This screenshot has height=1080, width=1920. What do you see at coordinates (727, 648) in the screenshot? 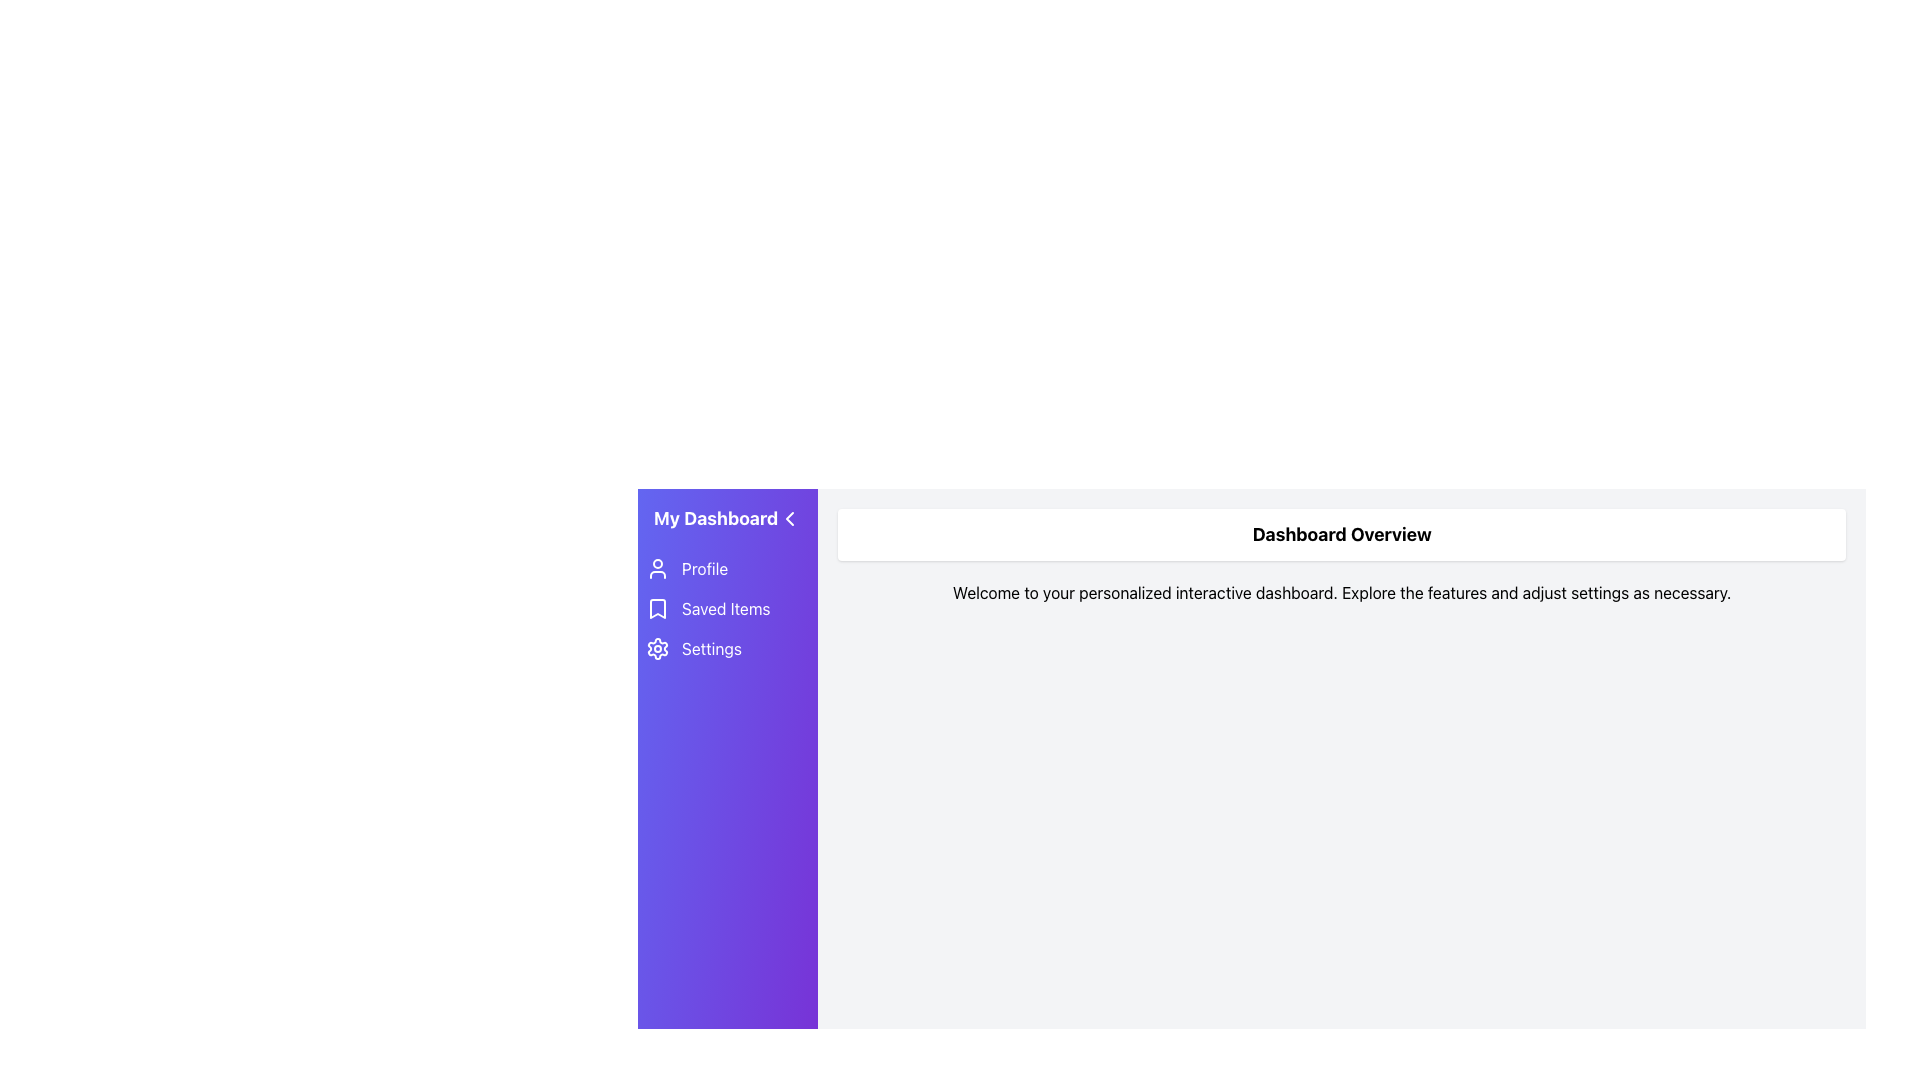
I see `the 'Settings' button in the sidebar menu` at bounding box center [727, 648].